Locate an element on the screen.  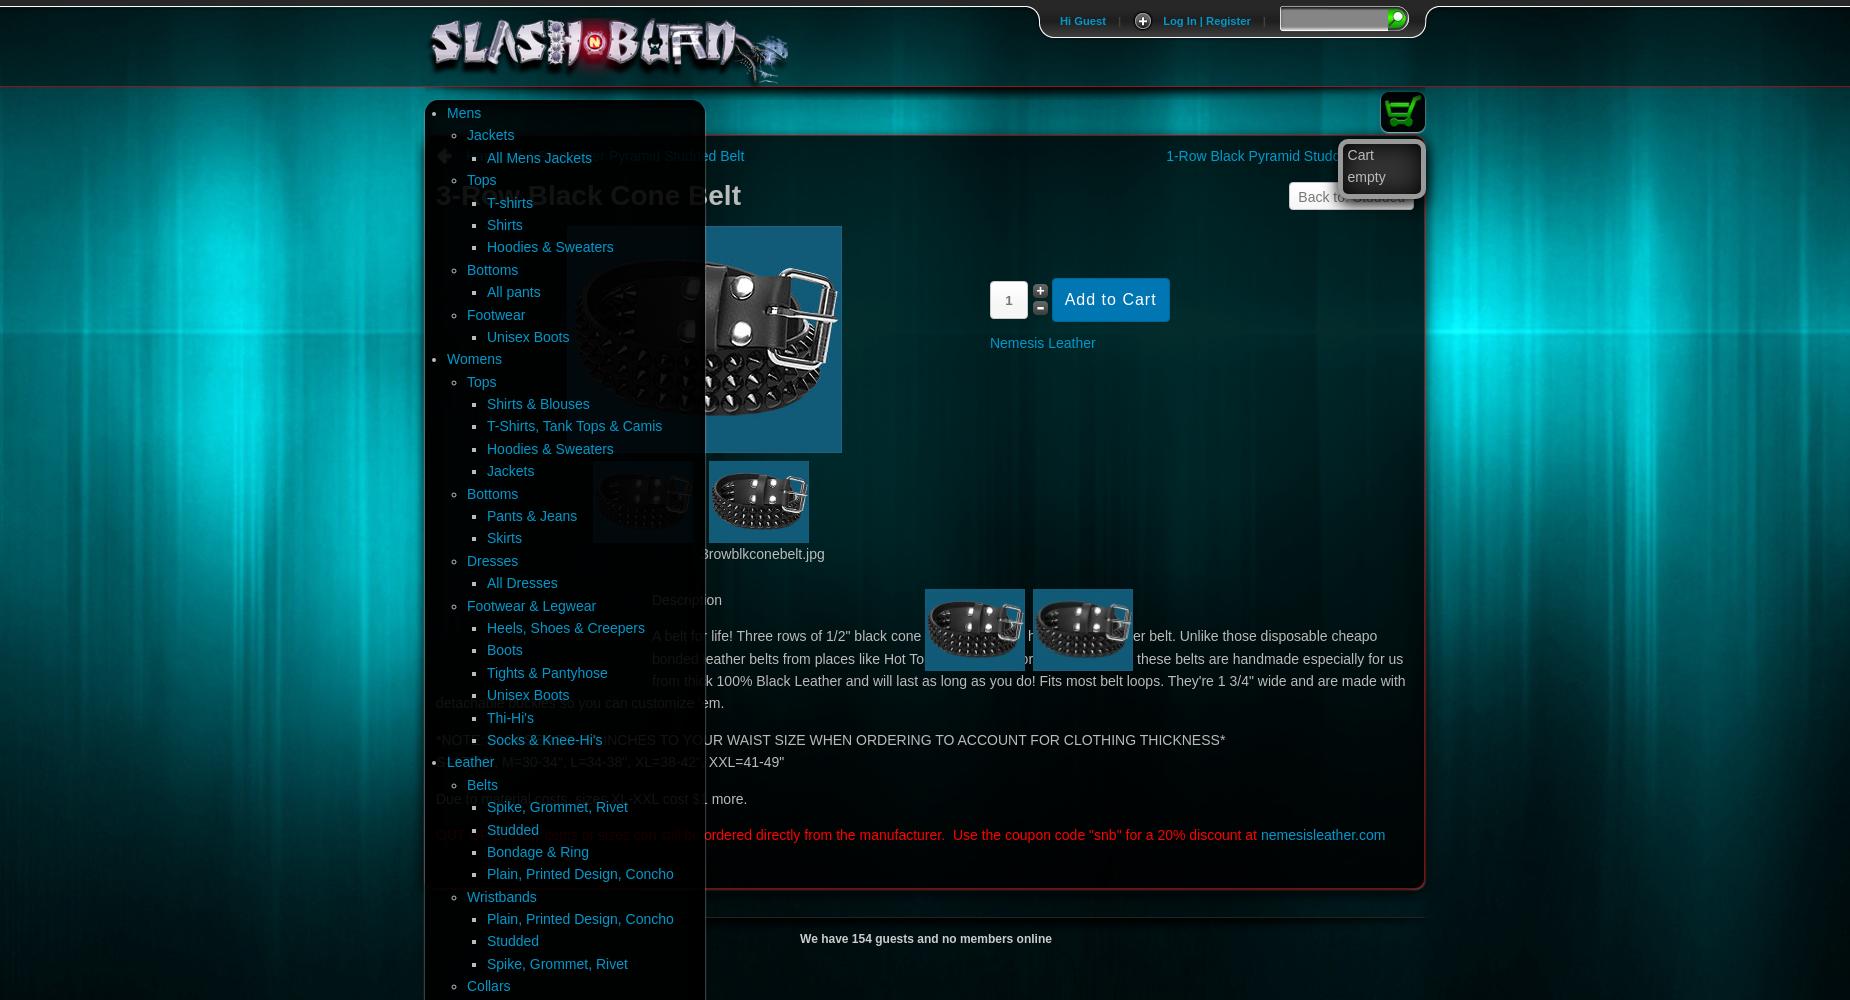
'nemesisleather.com' is located at coordinates (1259, 833).